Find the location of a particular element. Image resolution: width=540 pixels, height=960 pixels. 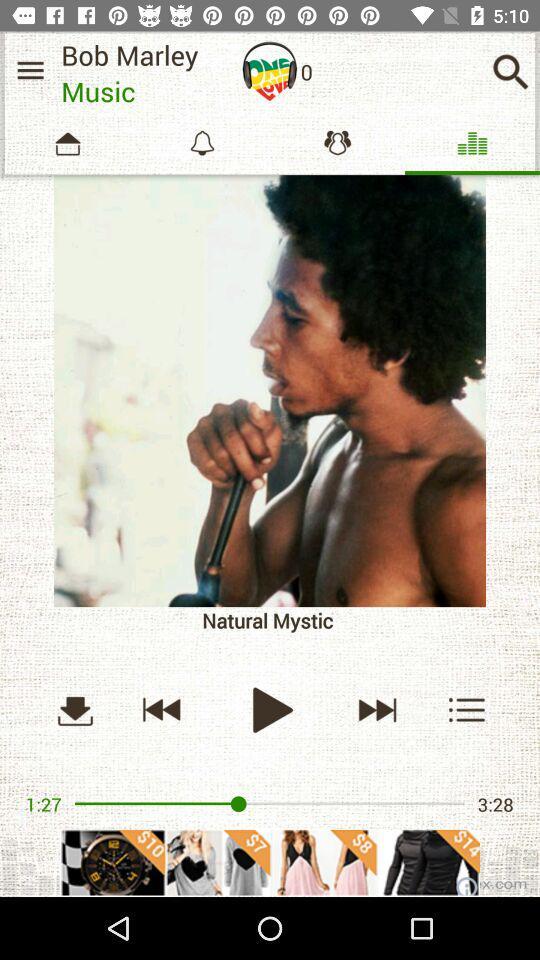

search songs is located at coordinates (510, 71).